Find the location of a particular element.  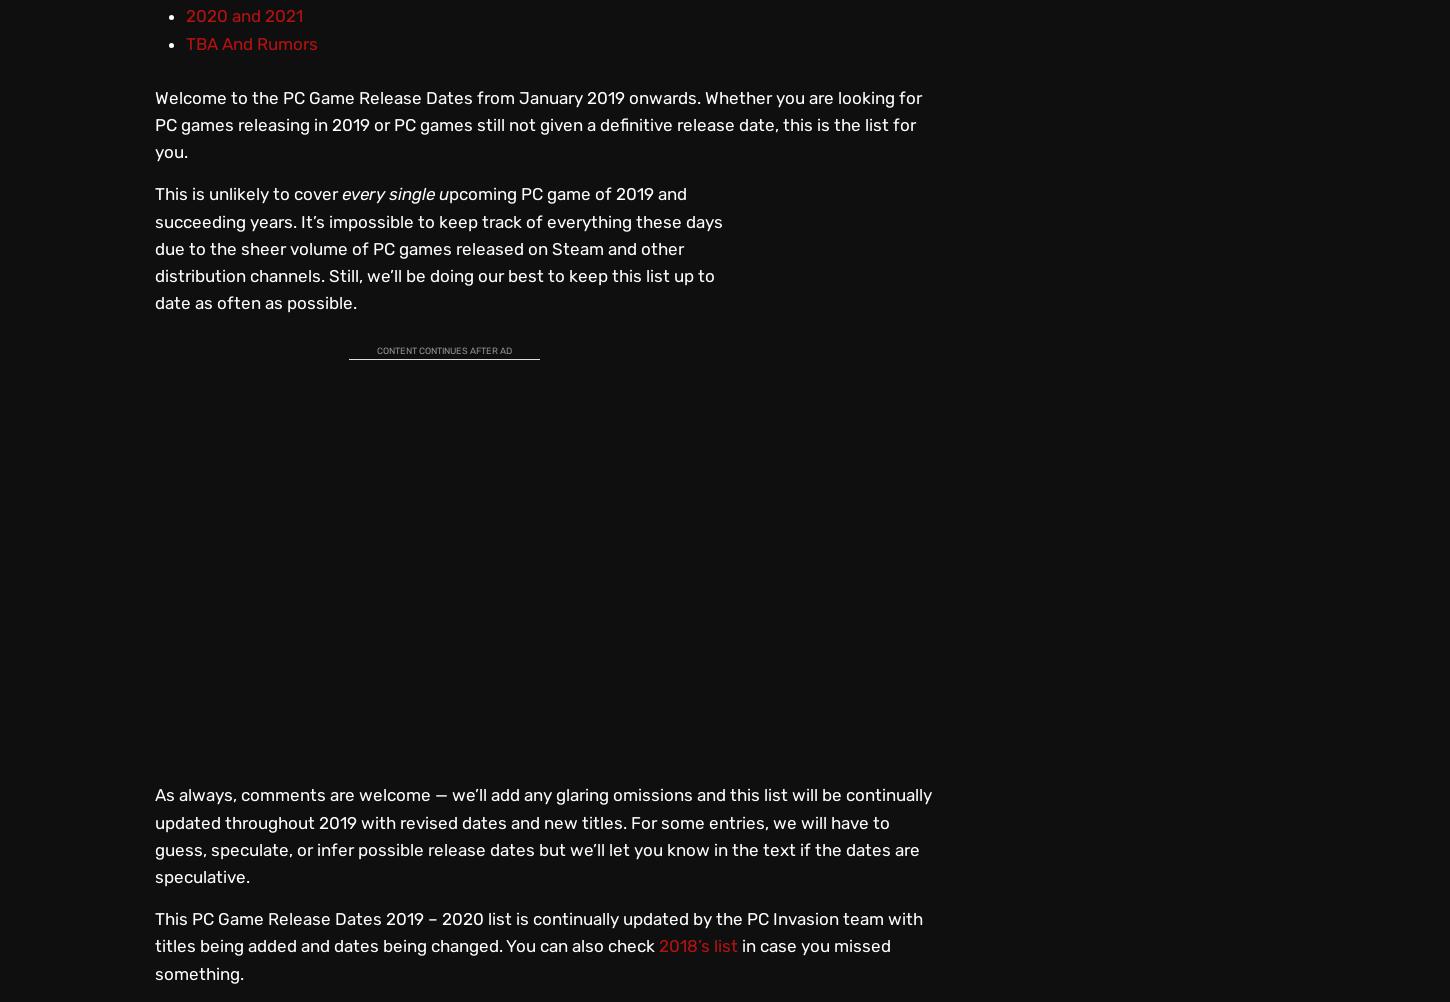

'pcoming PC game of 2019 and succeeding years. It’s impossible to keep track of everything these days due to the sheer volume of PC games released on Steam and other distribution channels. Still, we’ll be doing our best to keep this list up to date as often as possible.' is located at coordinates (438, 248).